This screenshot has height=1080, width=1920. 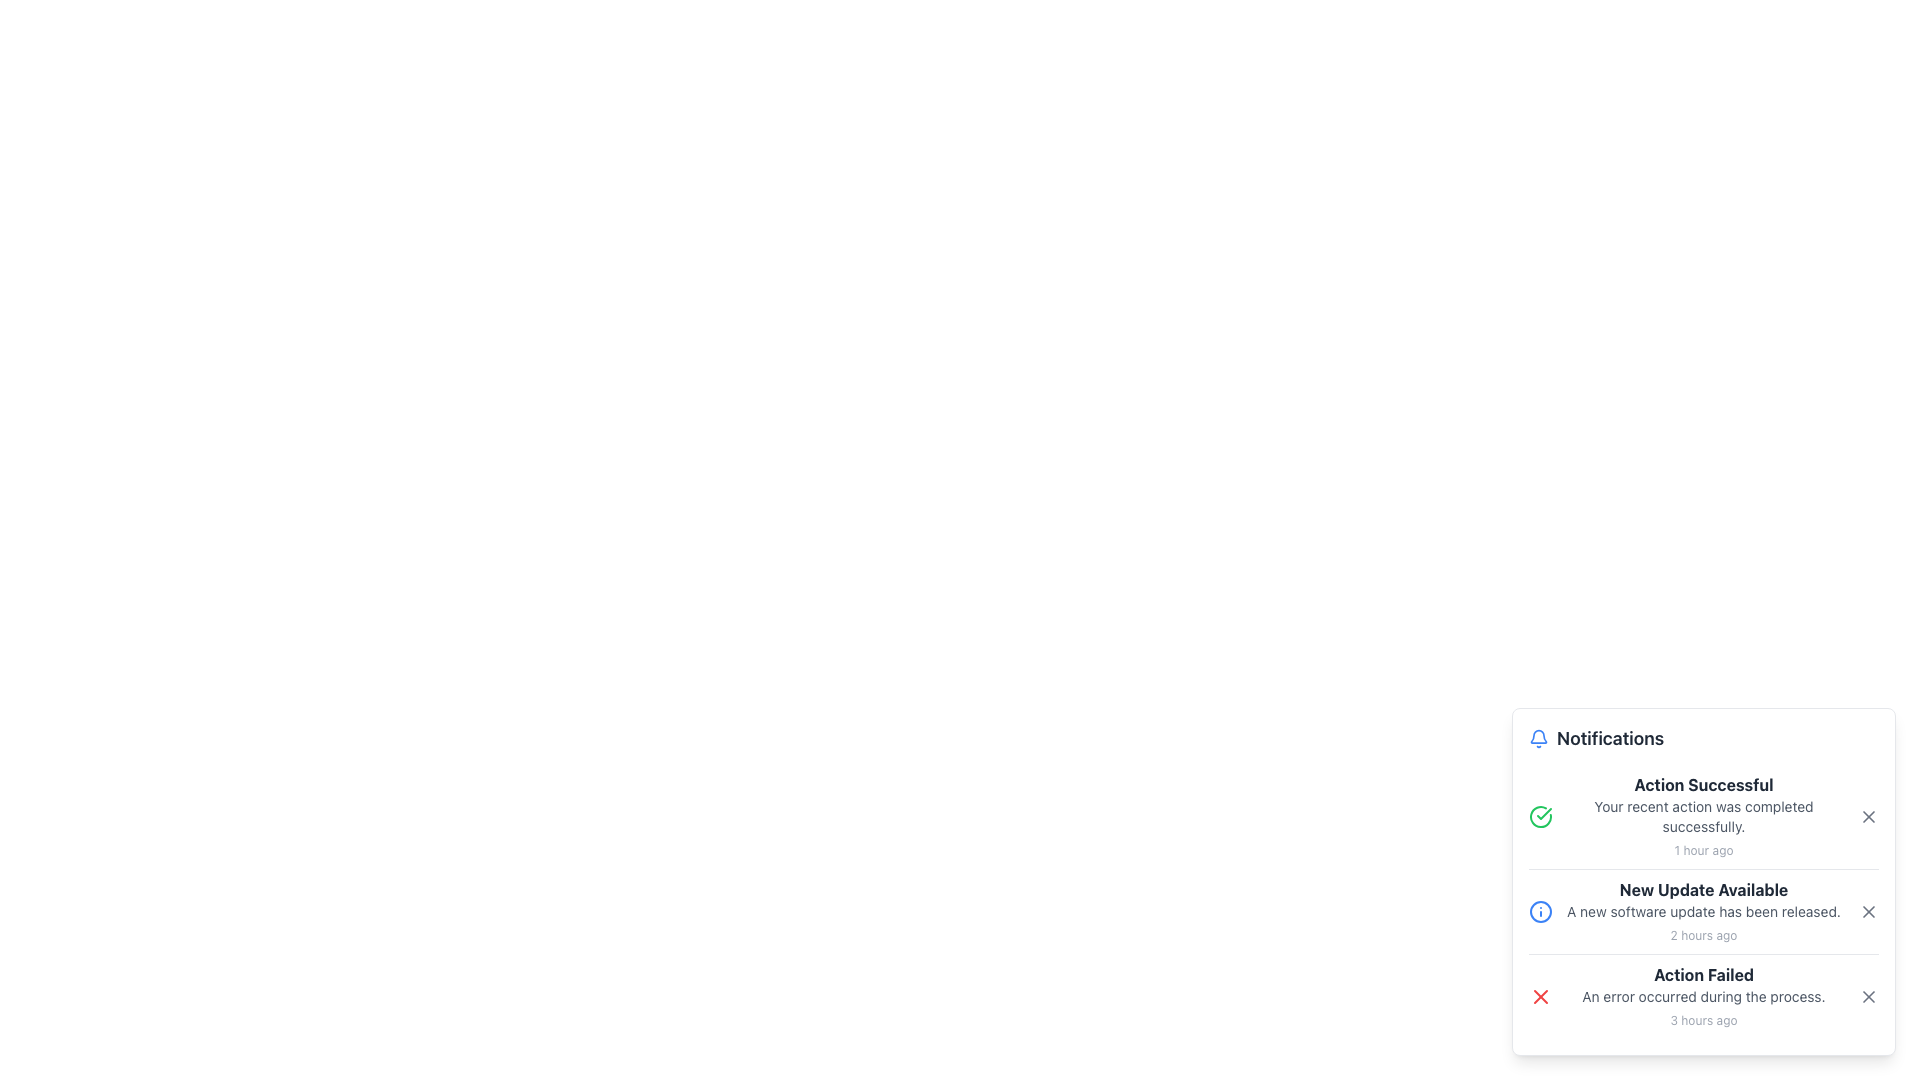 I want to click on the red 'X' icon indicating an error state, which is located immediately to the left of the text 'Action Failed' in the notification card, so click(x=1539, y=996).